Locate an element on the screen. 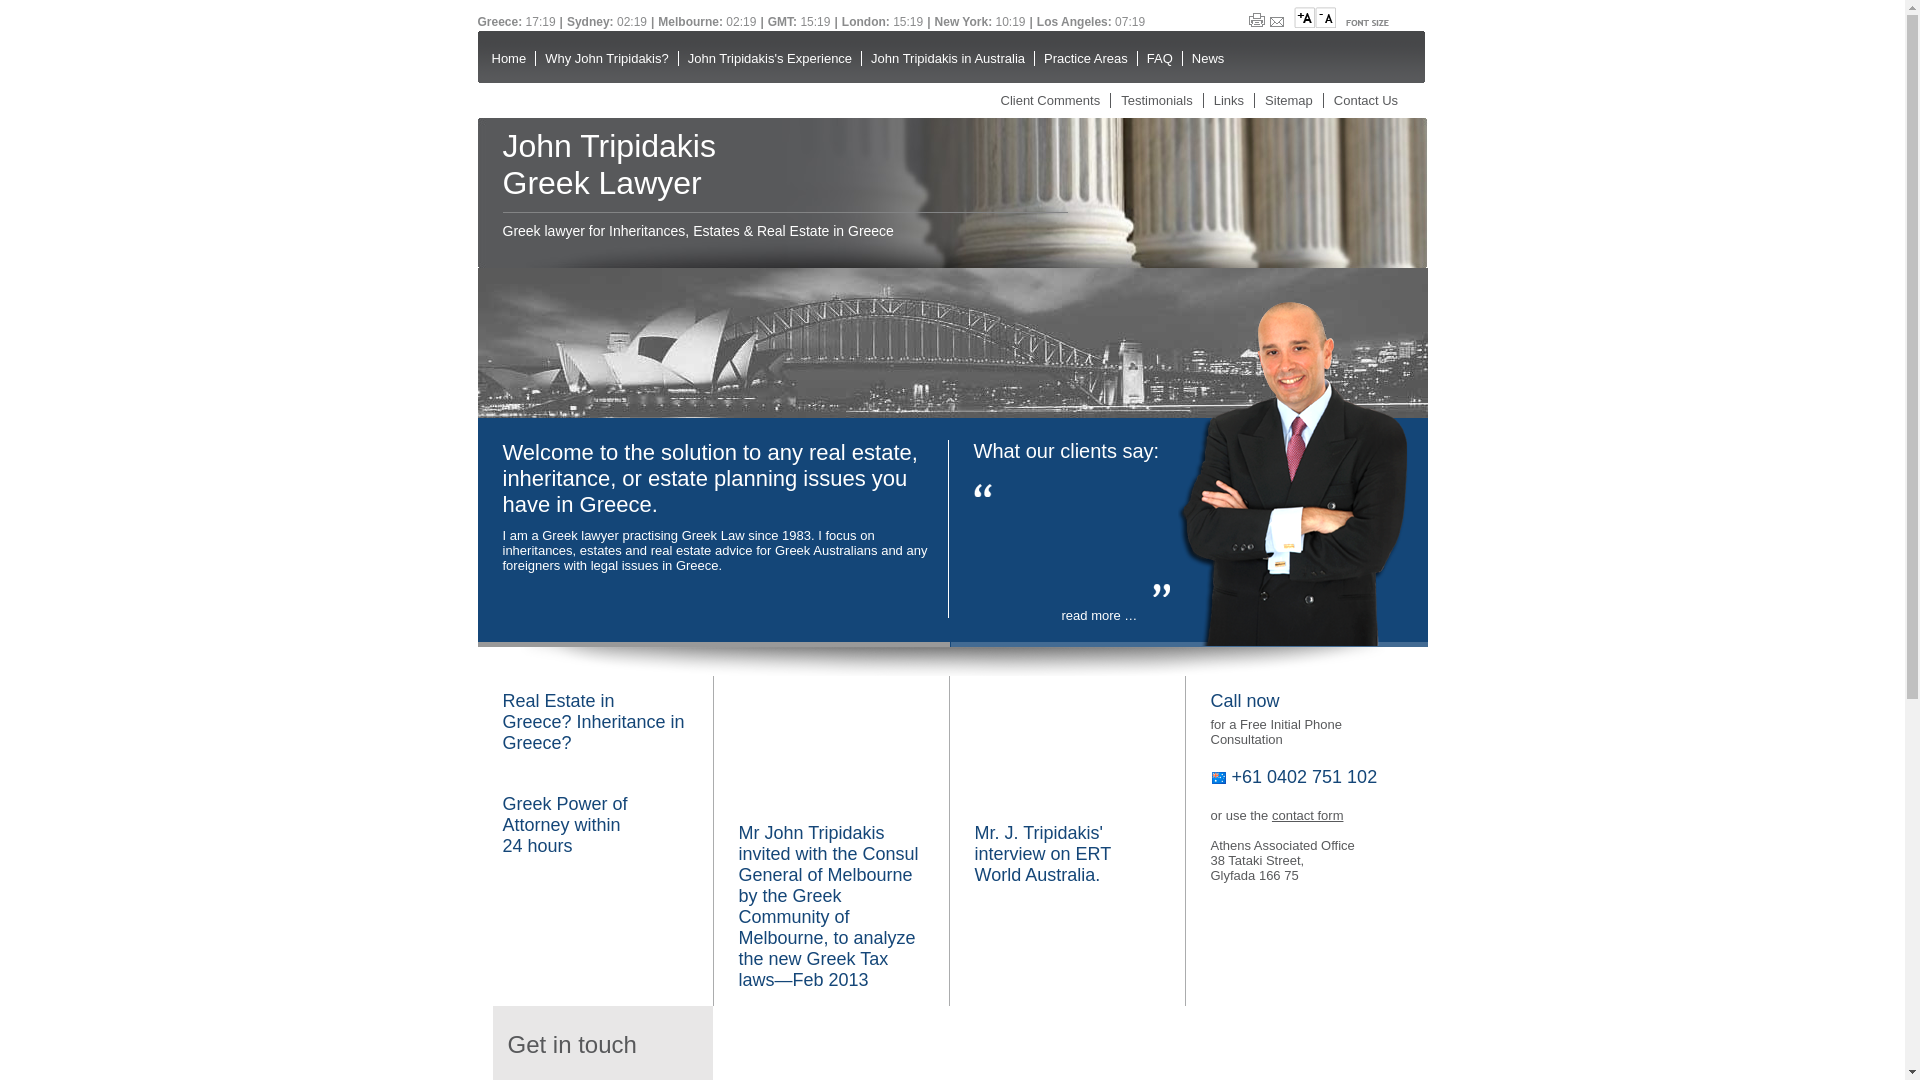  'John Tripidakis's Experience' is located at coordinates (768, 57).